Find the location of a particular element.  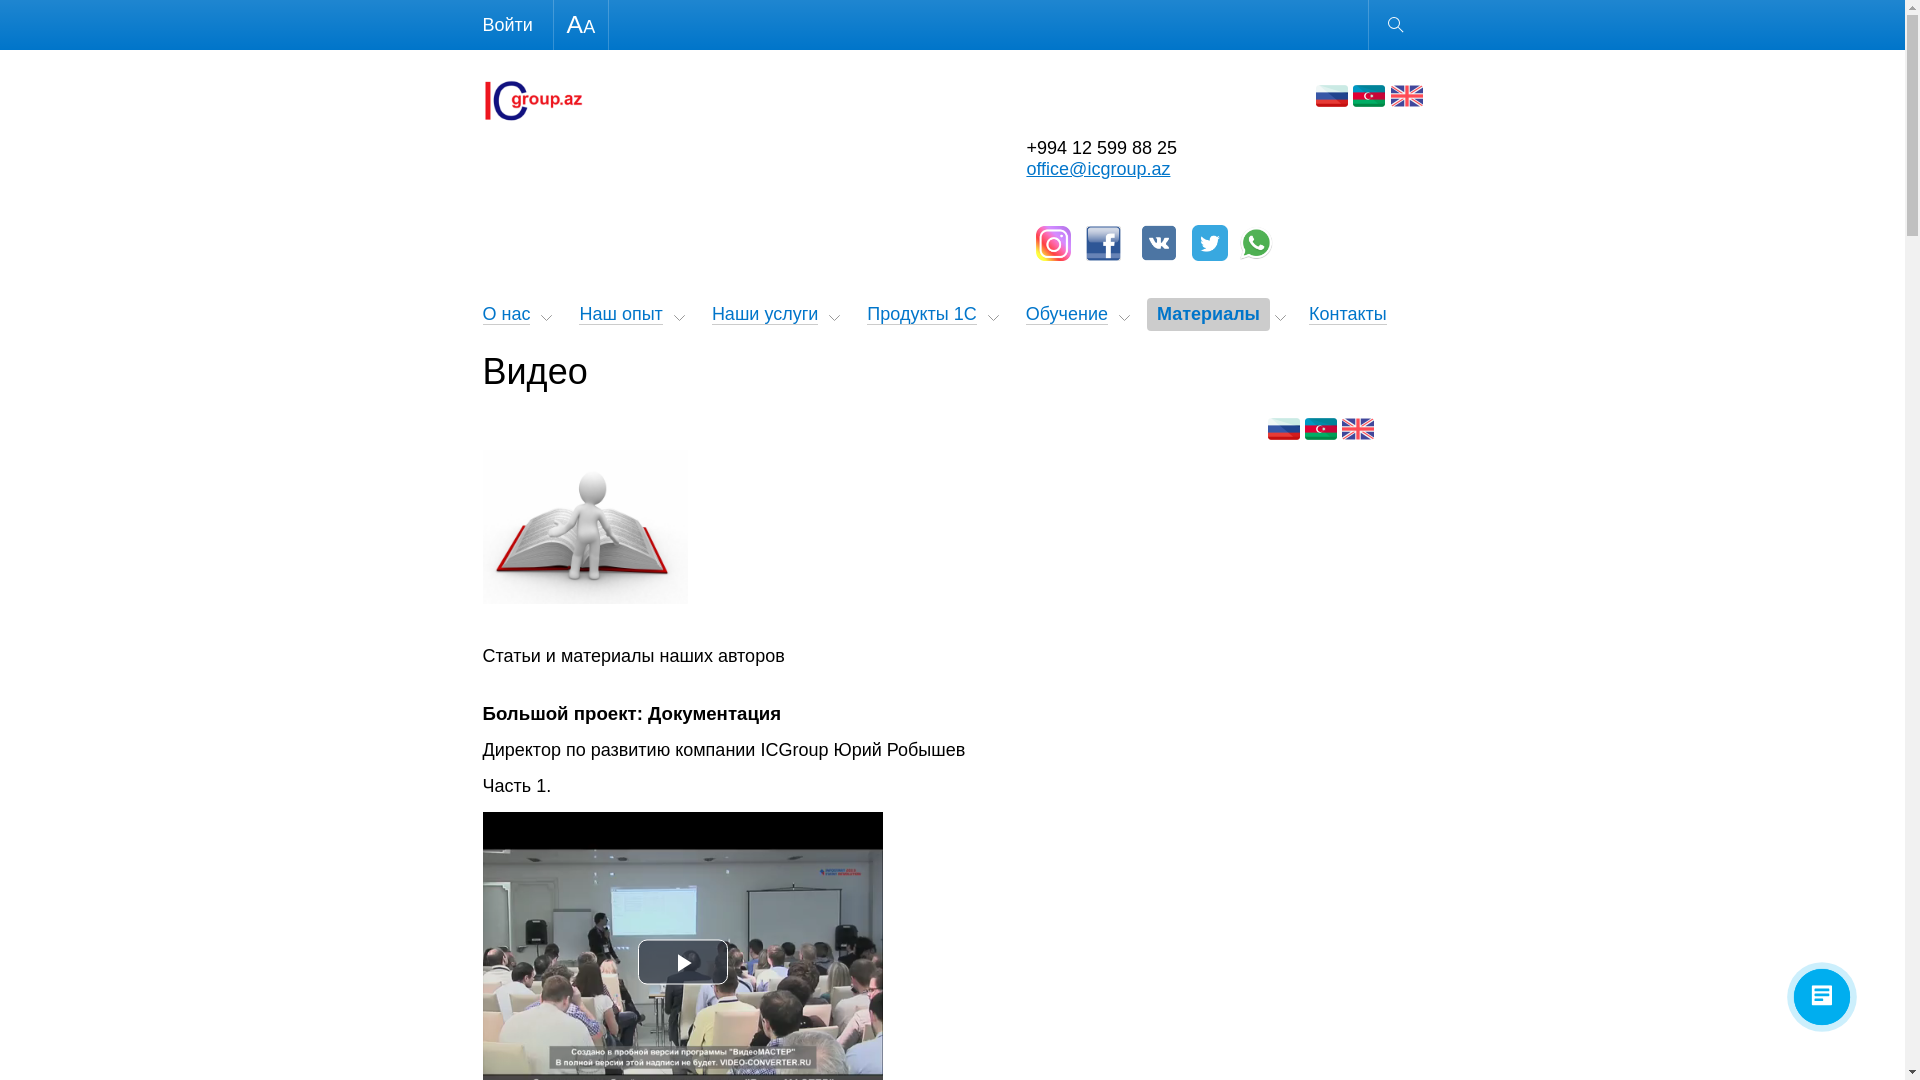

'Azerbaijani version' is located at coordinates (1367, 96).